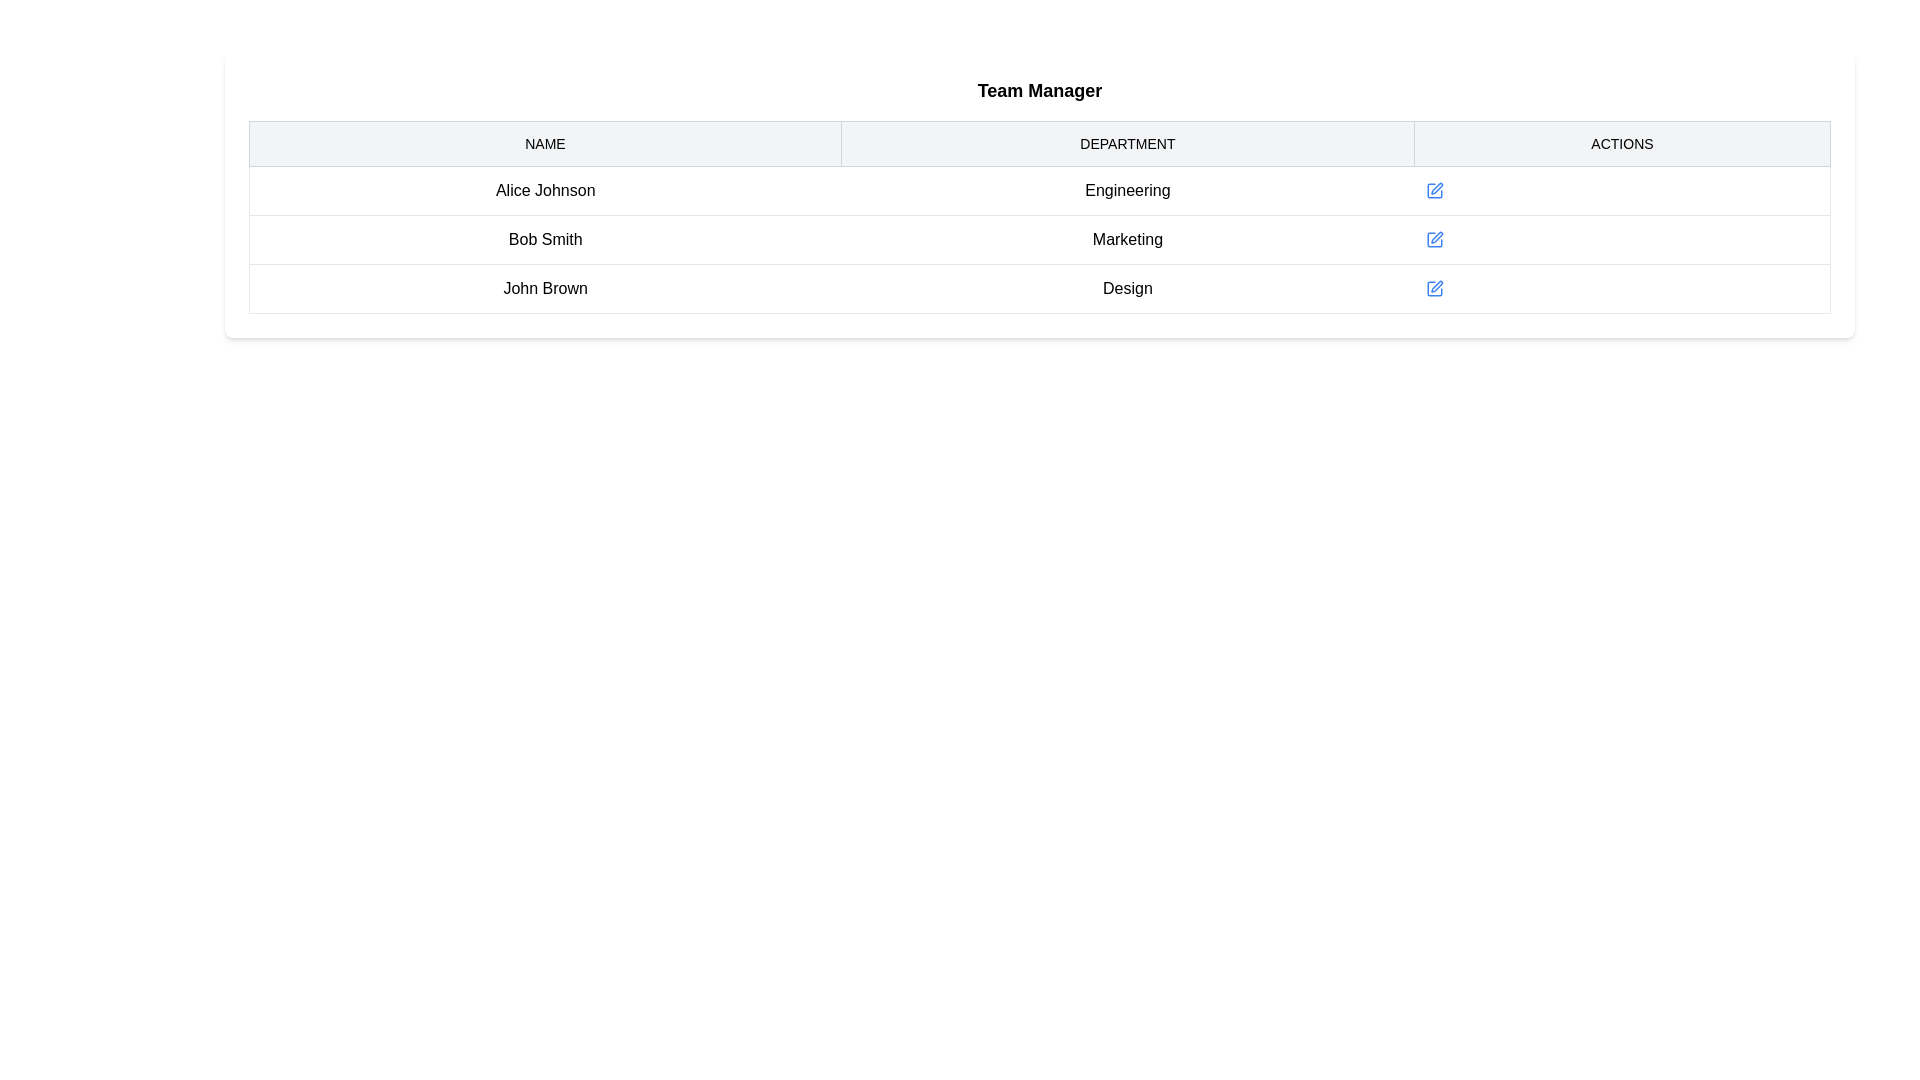 This screenshot has height=1080, width=1920. I want to click on the text label displaying 'Bob Smith', so click(545, 238).